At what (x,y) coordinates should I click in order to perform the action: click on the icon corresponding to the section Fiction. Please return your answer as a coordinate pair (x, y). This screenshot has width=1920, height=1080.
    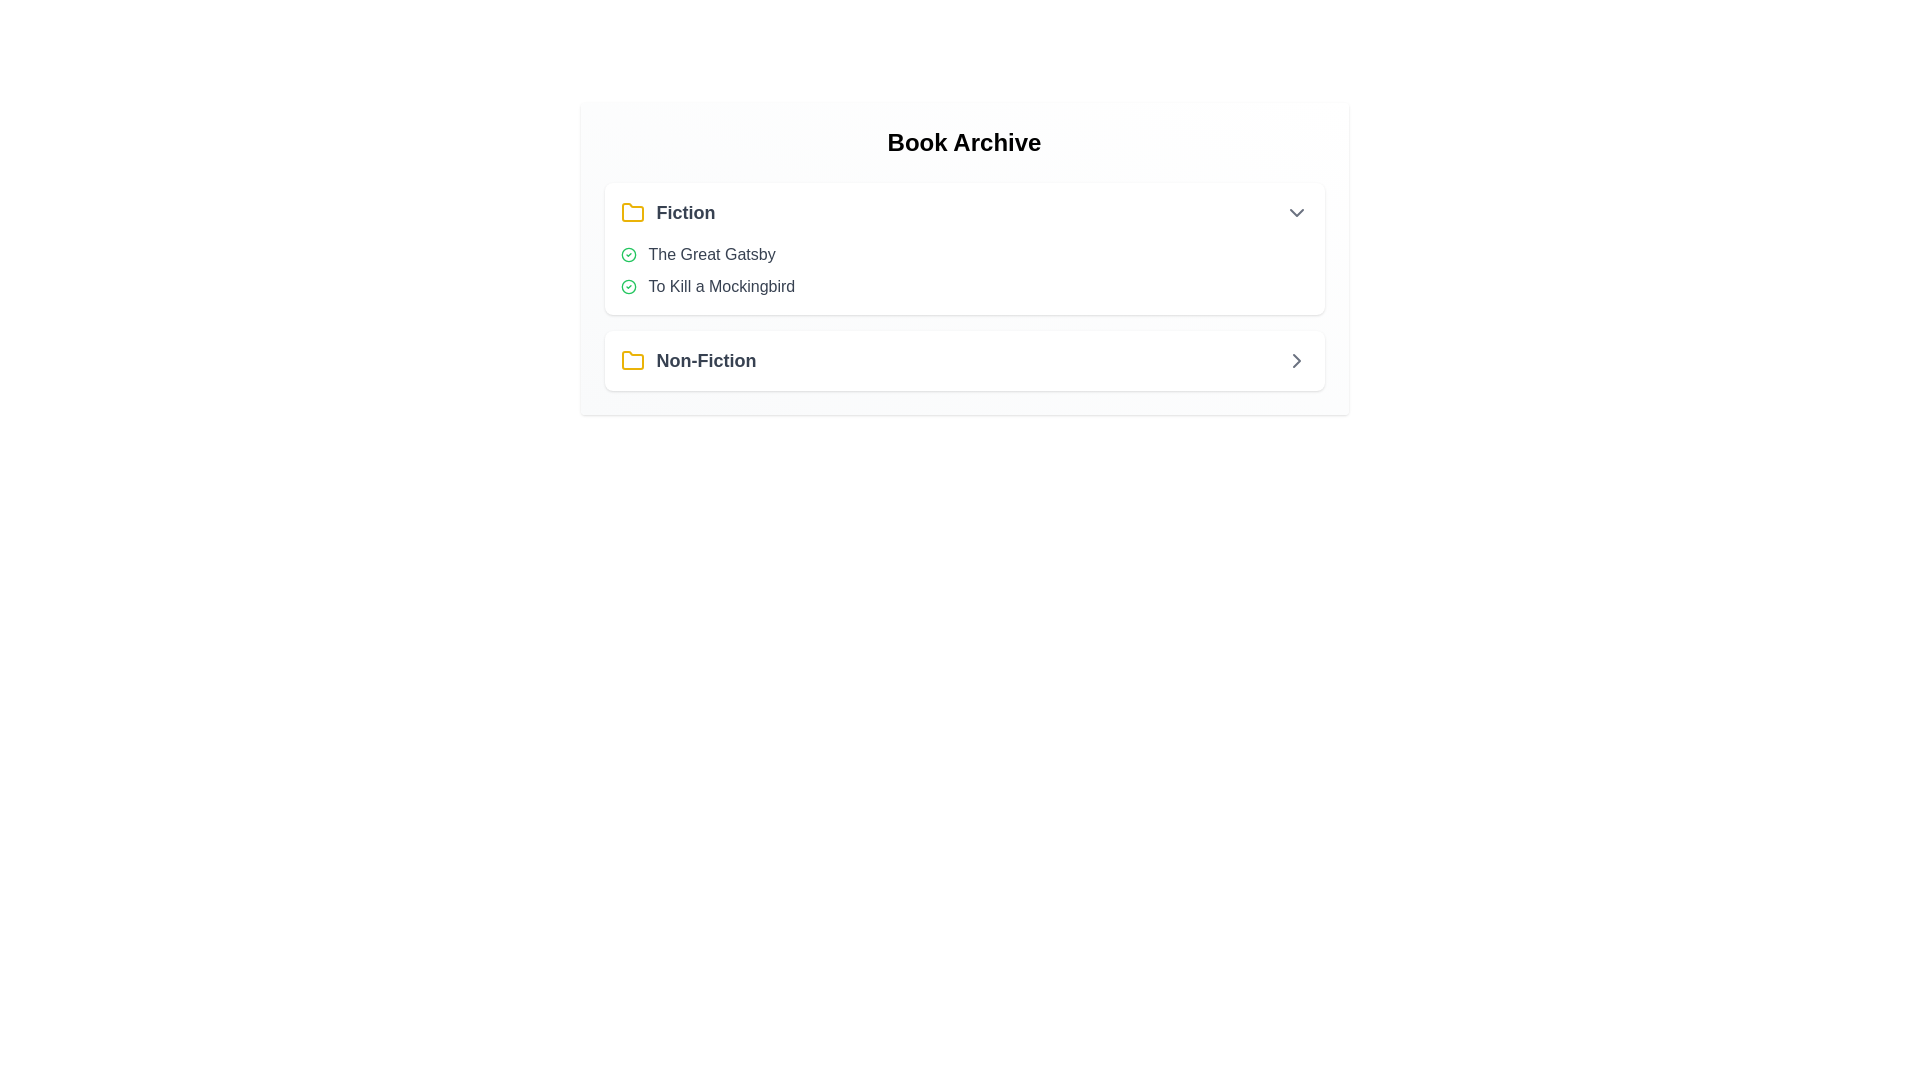
    Looking at the image, I should click on (631, 212).